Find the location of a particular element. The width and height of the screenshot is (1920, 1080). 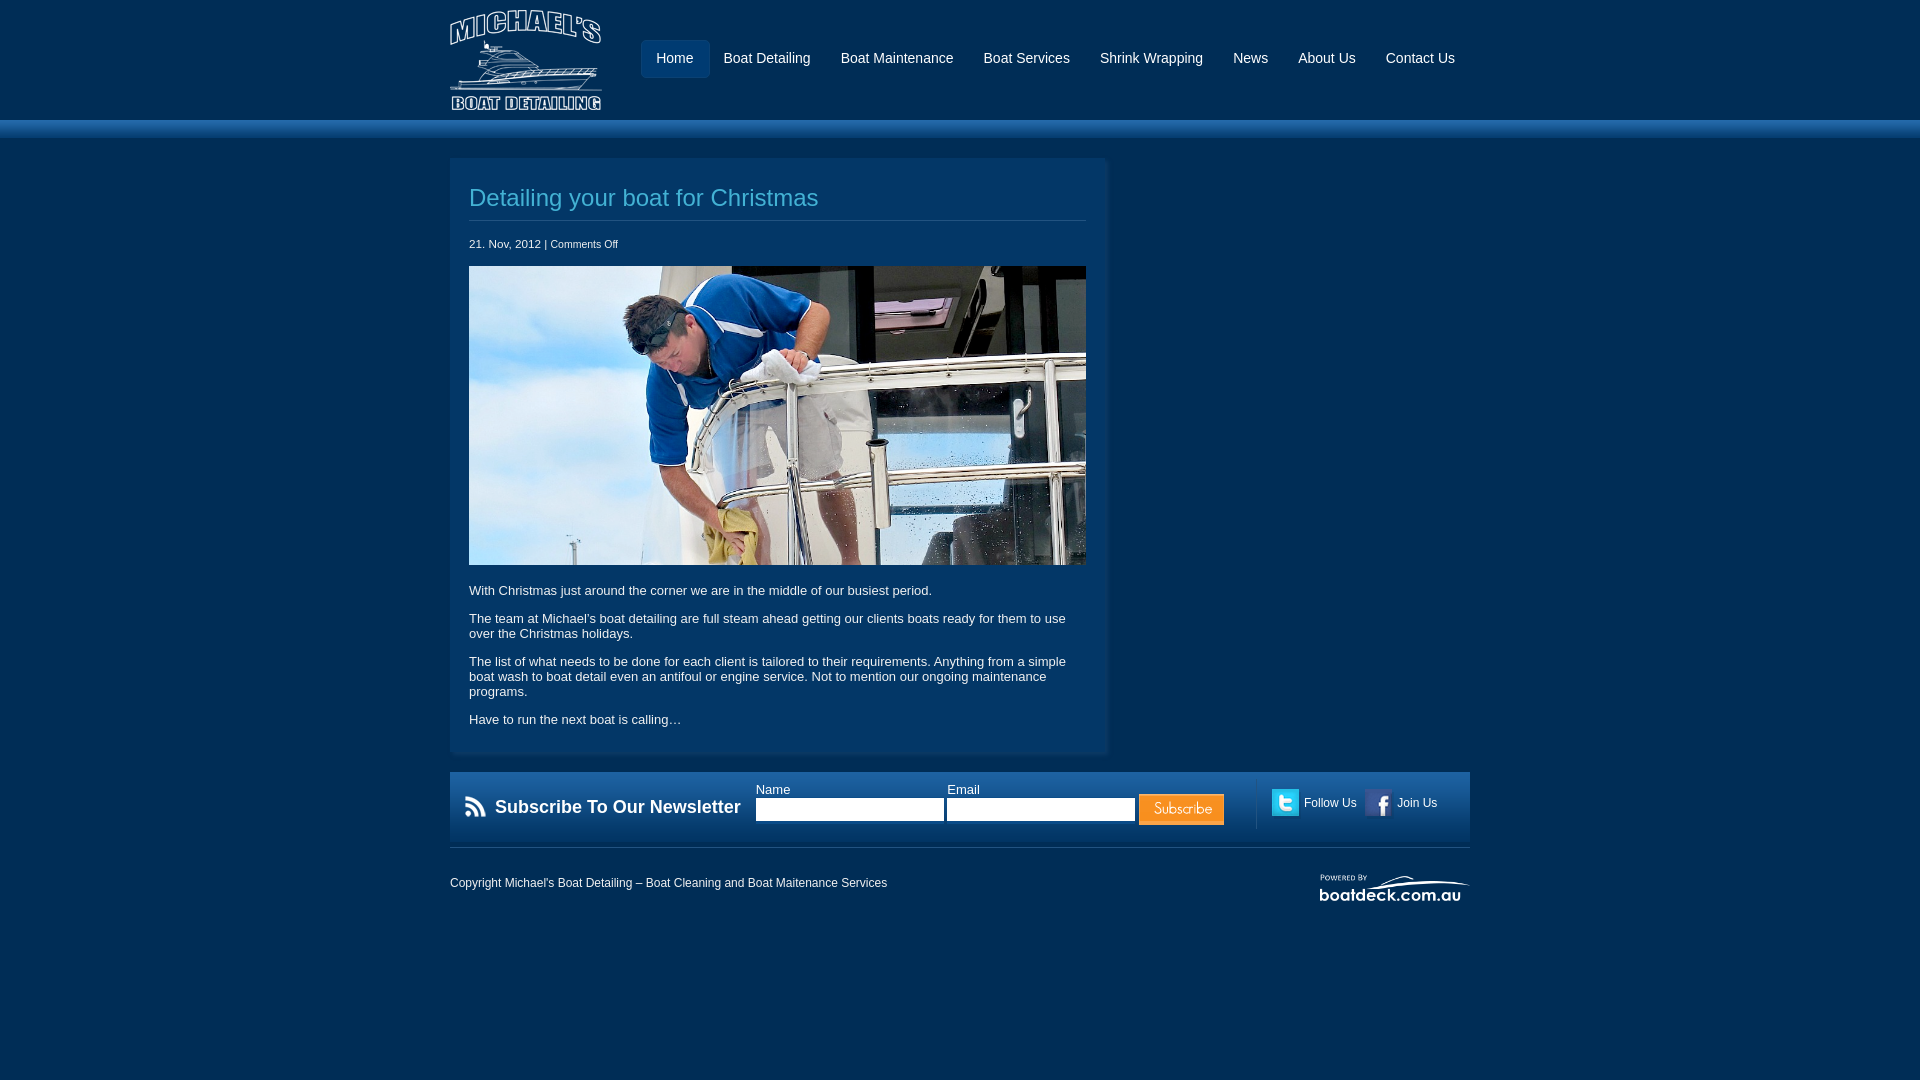

'Contact Us' is located at coordinates (1385, 64).